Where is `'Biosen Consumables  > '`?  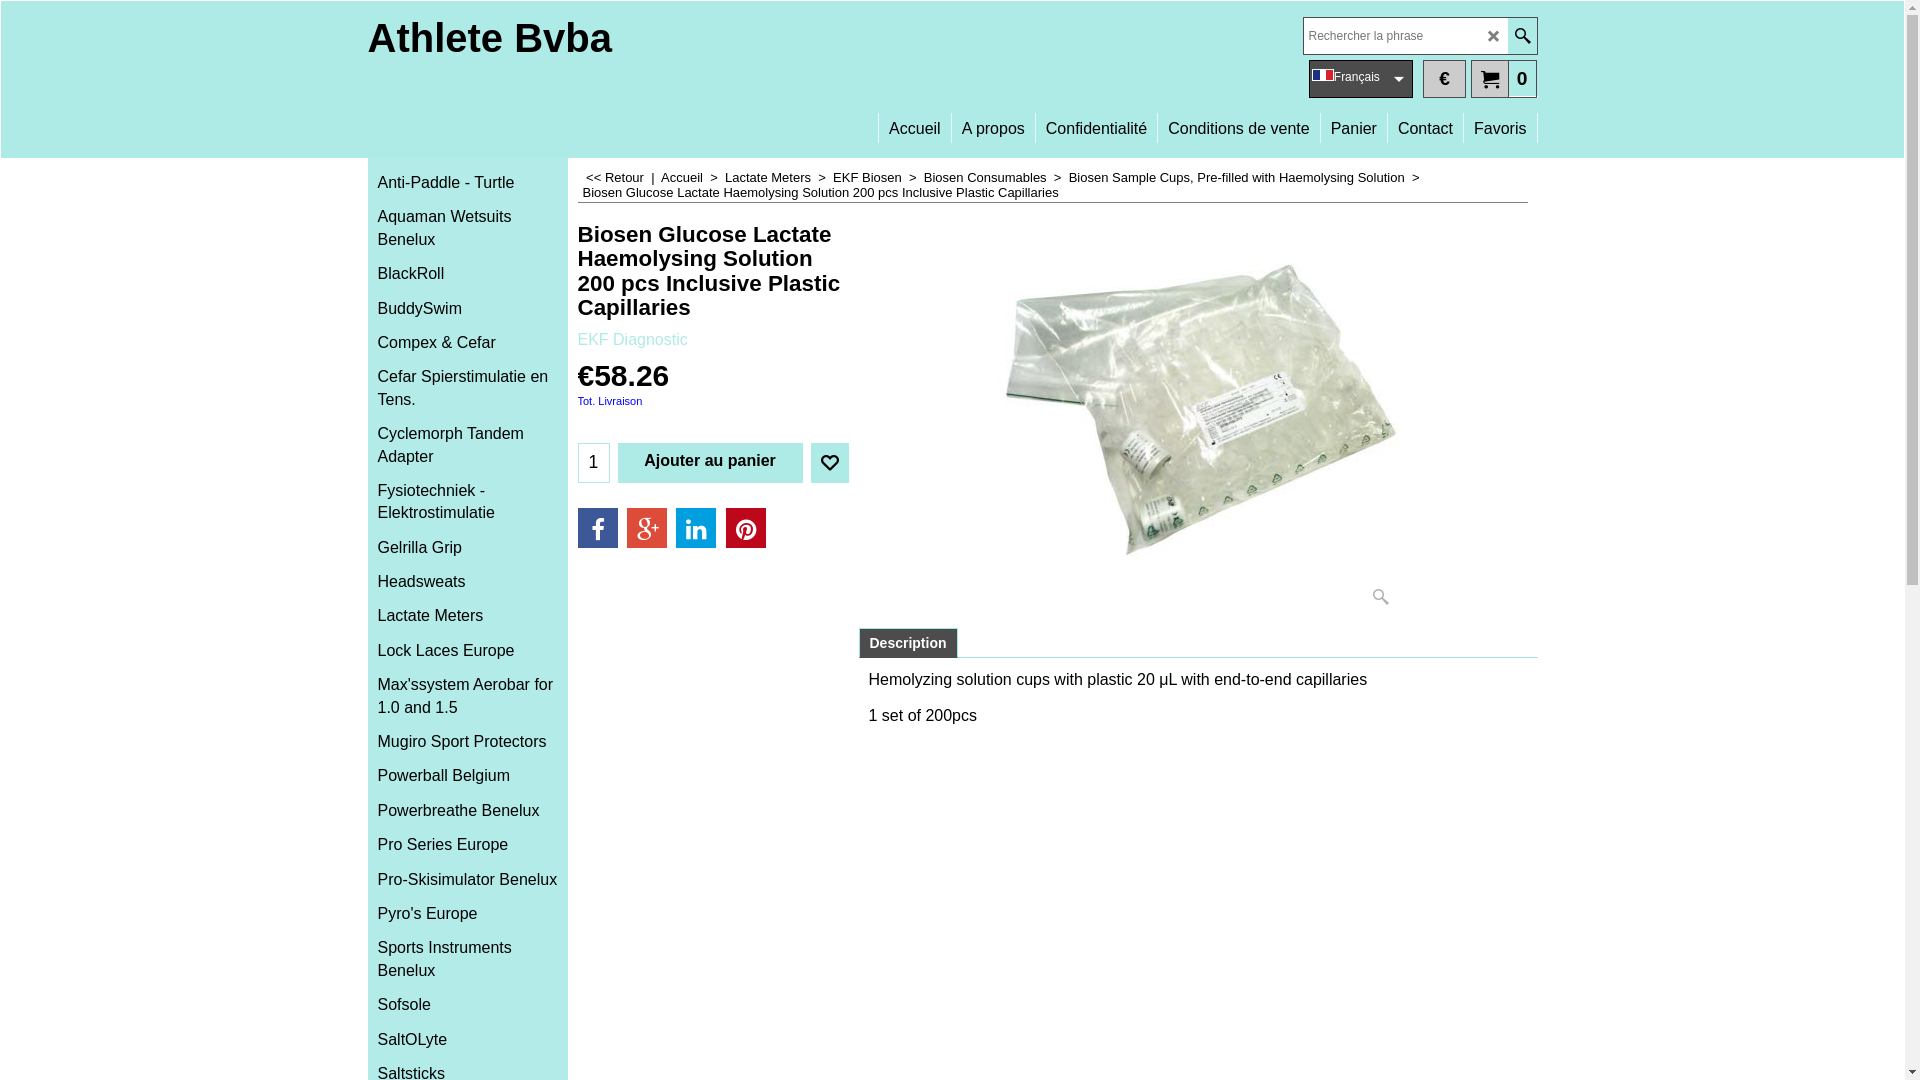
'Biosen Consumables  > ' is located at coordinates (996, 176).